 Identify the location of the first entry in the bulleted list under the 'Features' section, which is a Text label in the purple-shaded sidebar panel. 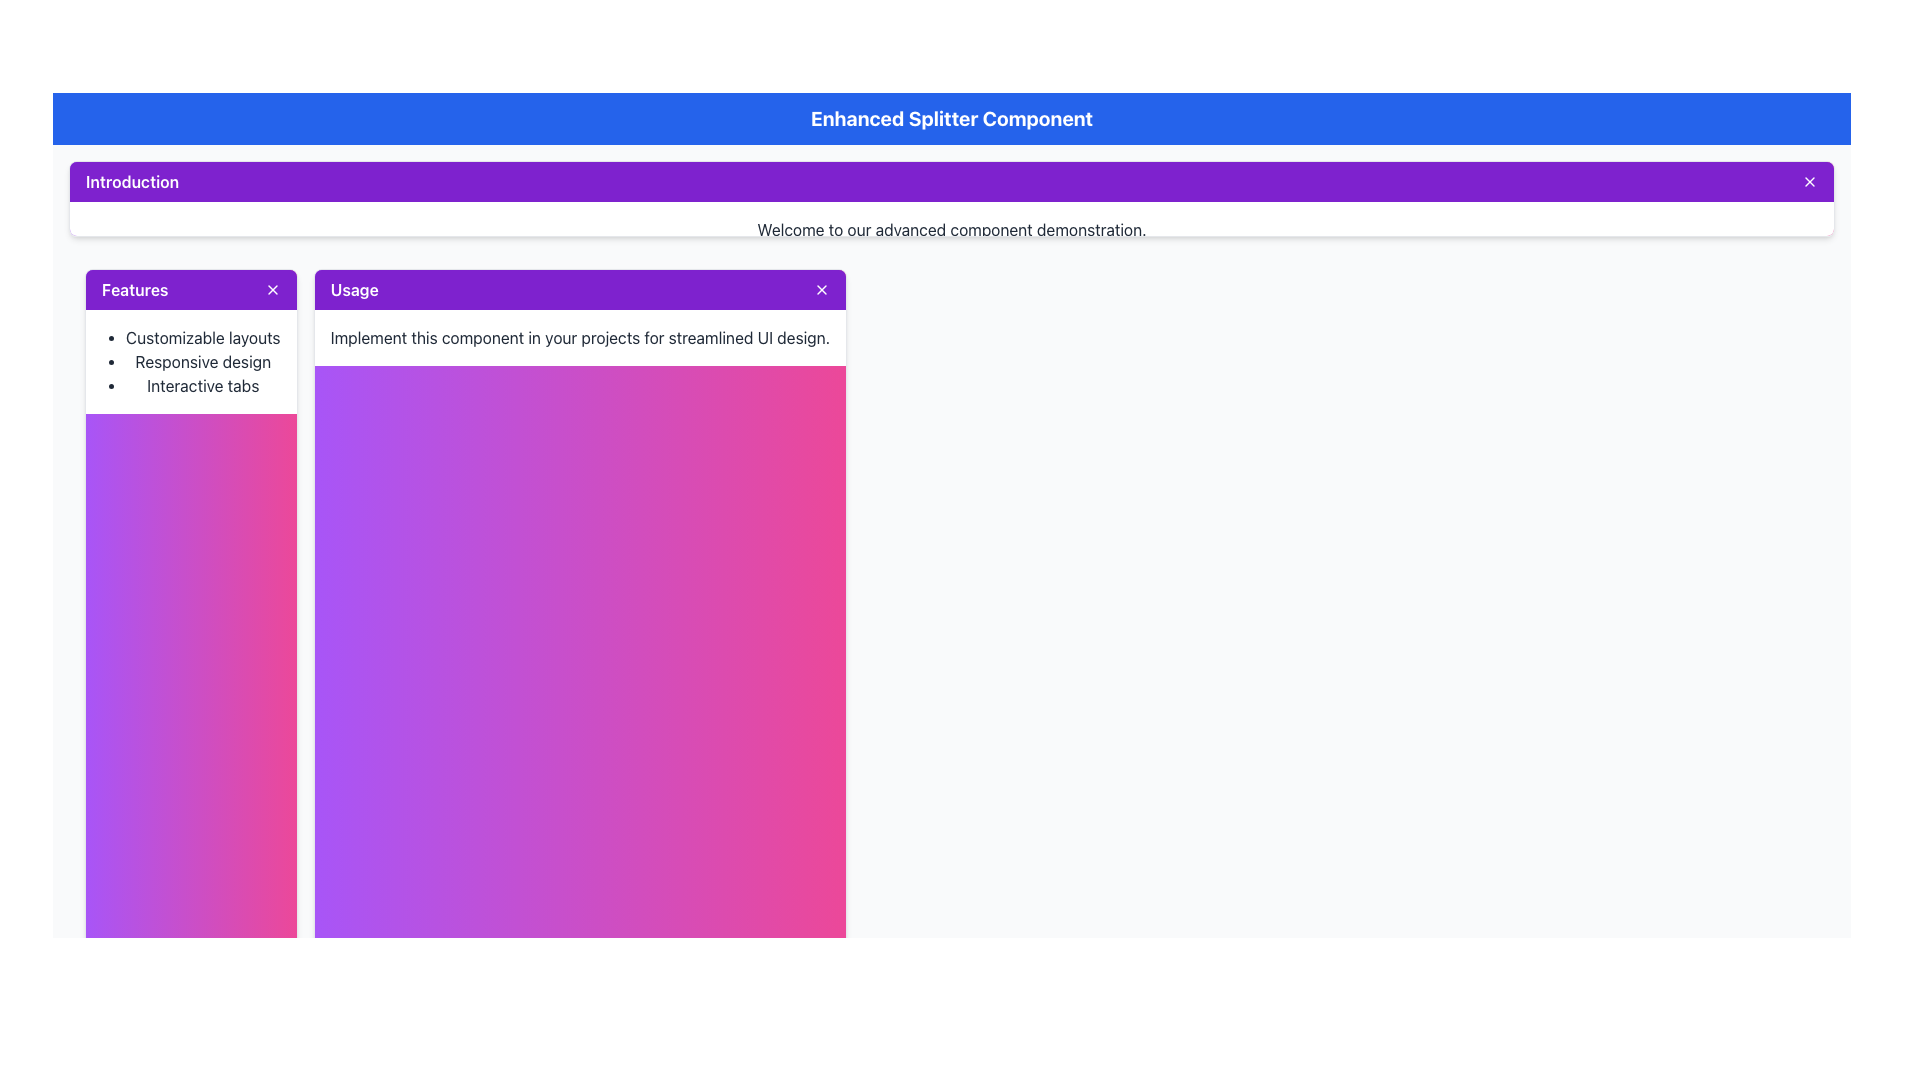
(203, 336).